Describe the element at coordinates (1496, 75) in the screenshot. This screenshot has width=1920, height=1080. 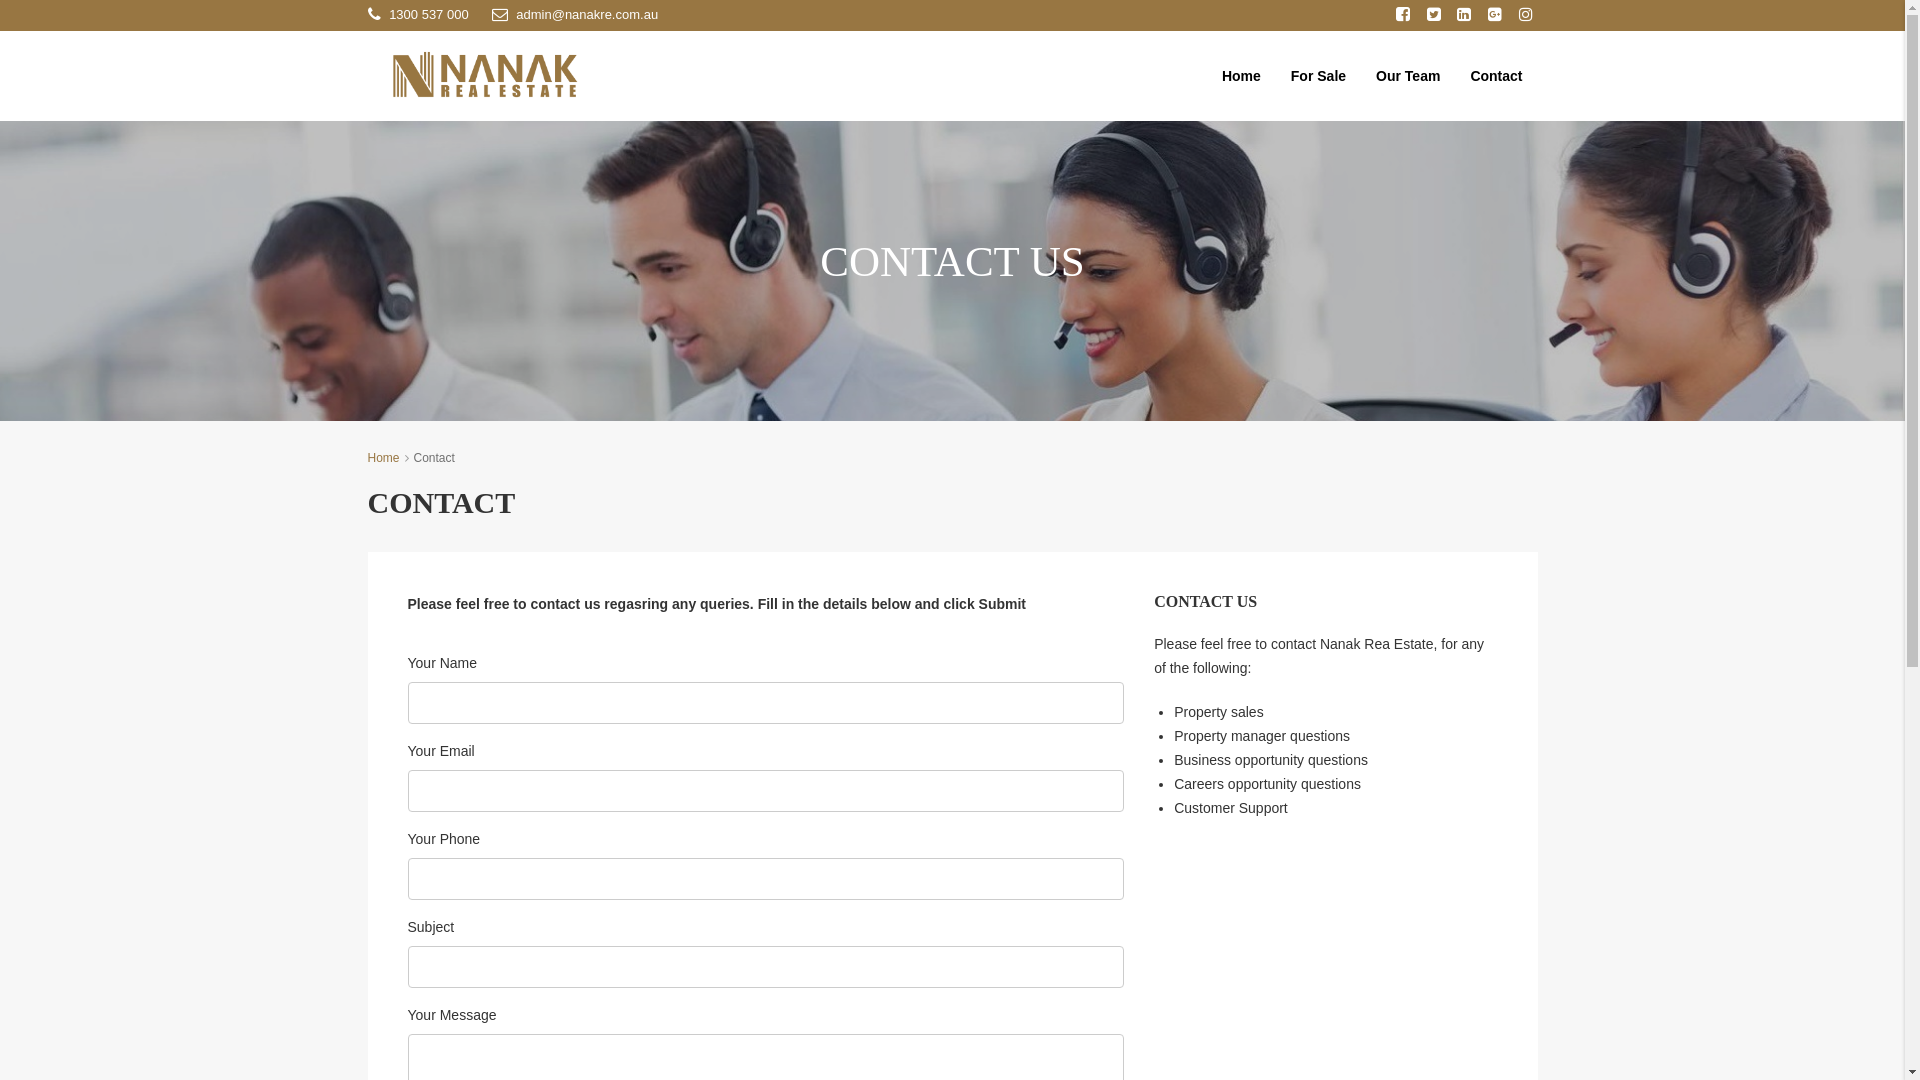
I see `'Contact'` at that location.